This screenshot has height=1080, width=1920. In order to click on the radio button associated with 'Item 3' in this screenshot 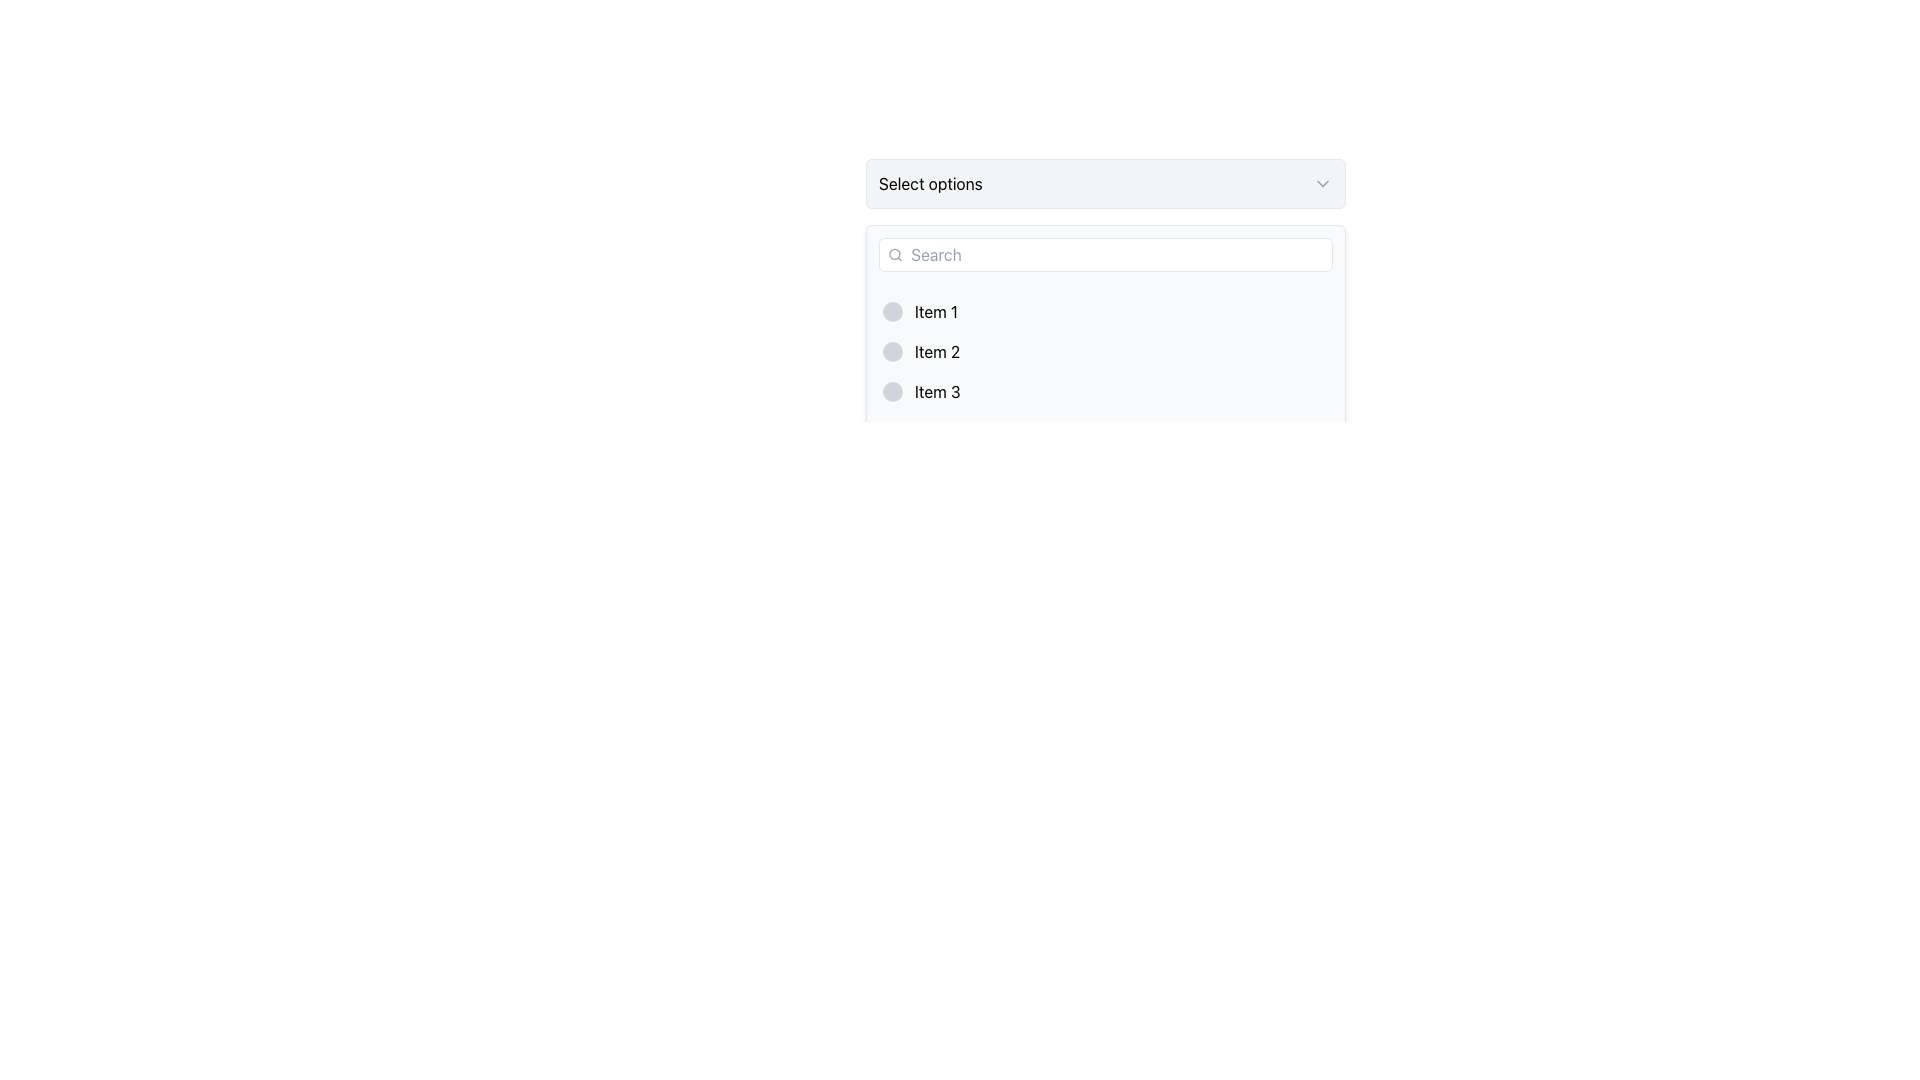, I will do `click(891, 392)`.